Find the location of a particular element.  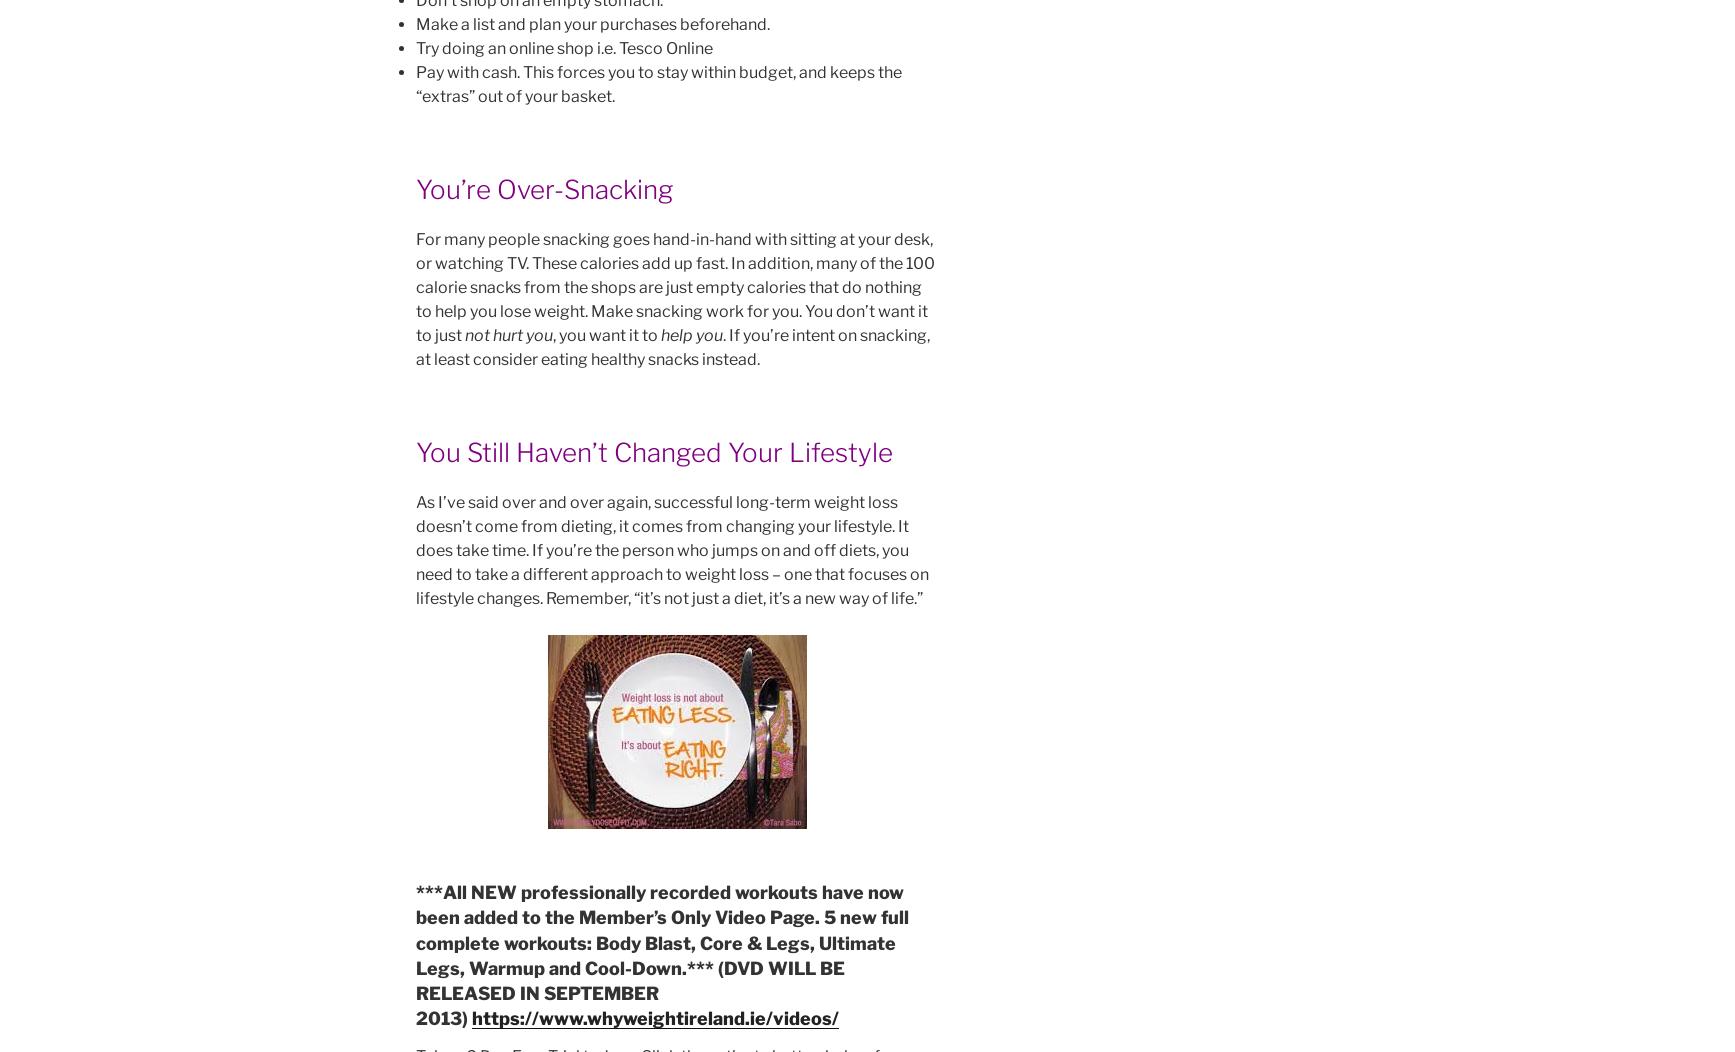

'. If you’re intent on snacking, at least consider eating healthy snacks instead.' is located at coordinates (671, 346).